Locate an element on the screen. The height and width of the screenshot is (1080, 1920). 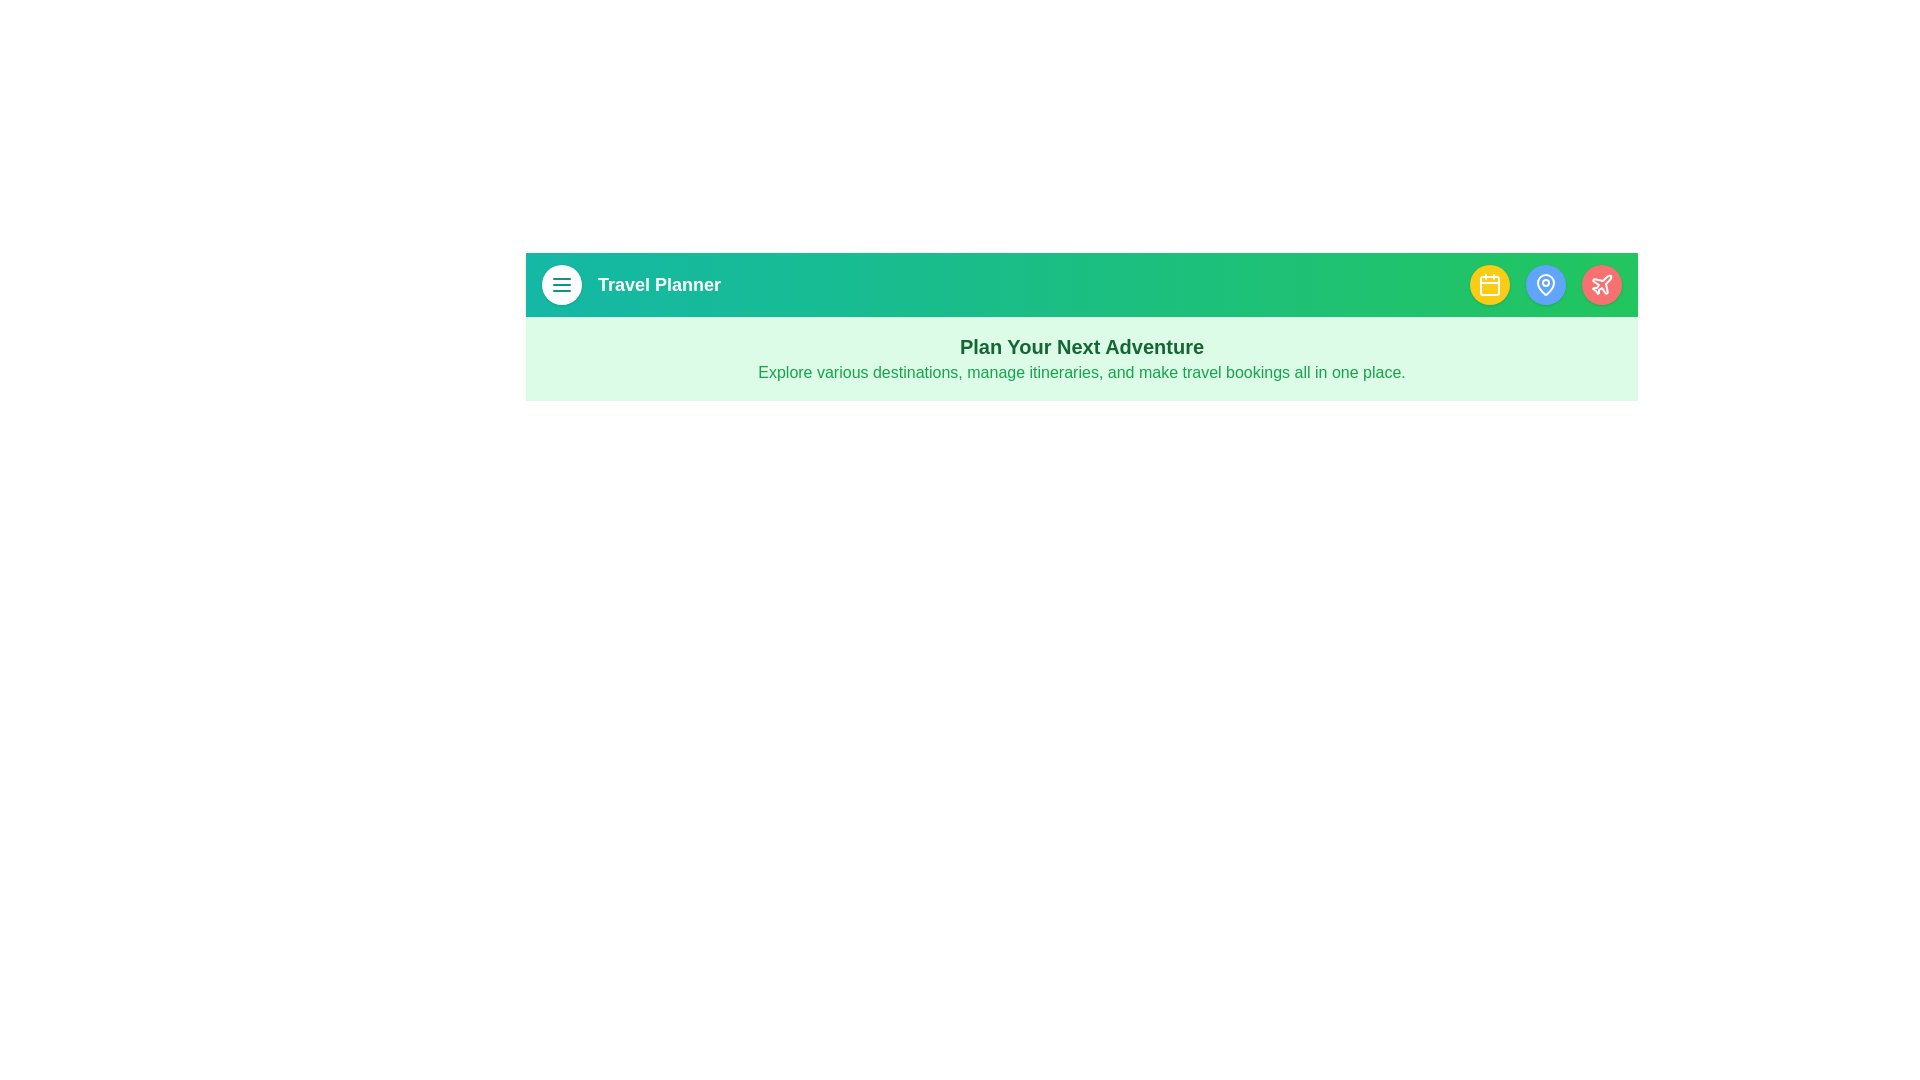
the flights button to book a flight is located at coordinates (1602, 285).